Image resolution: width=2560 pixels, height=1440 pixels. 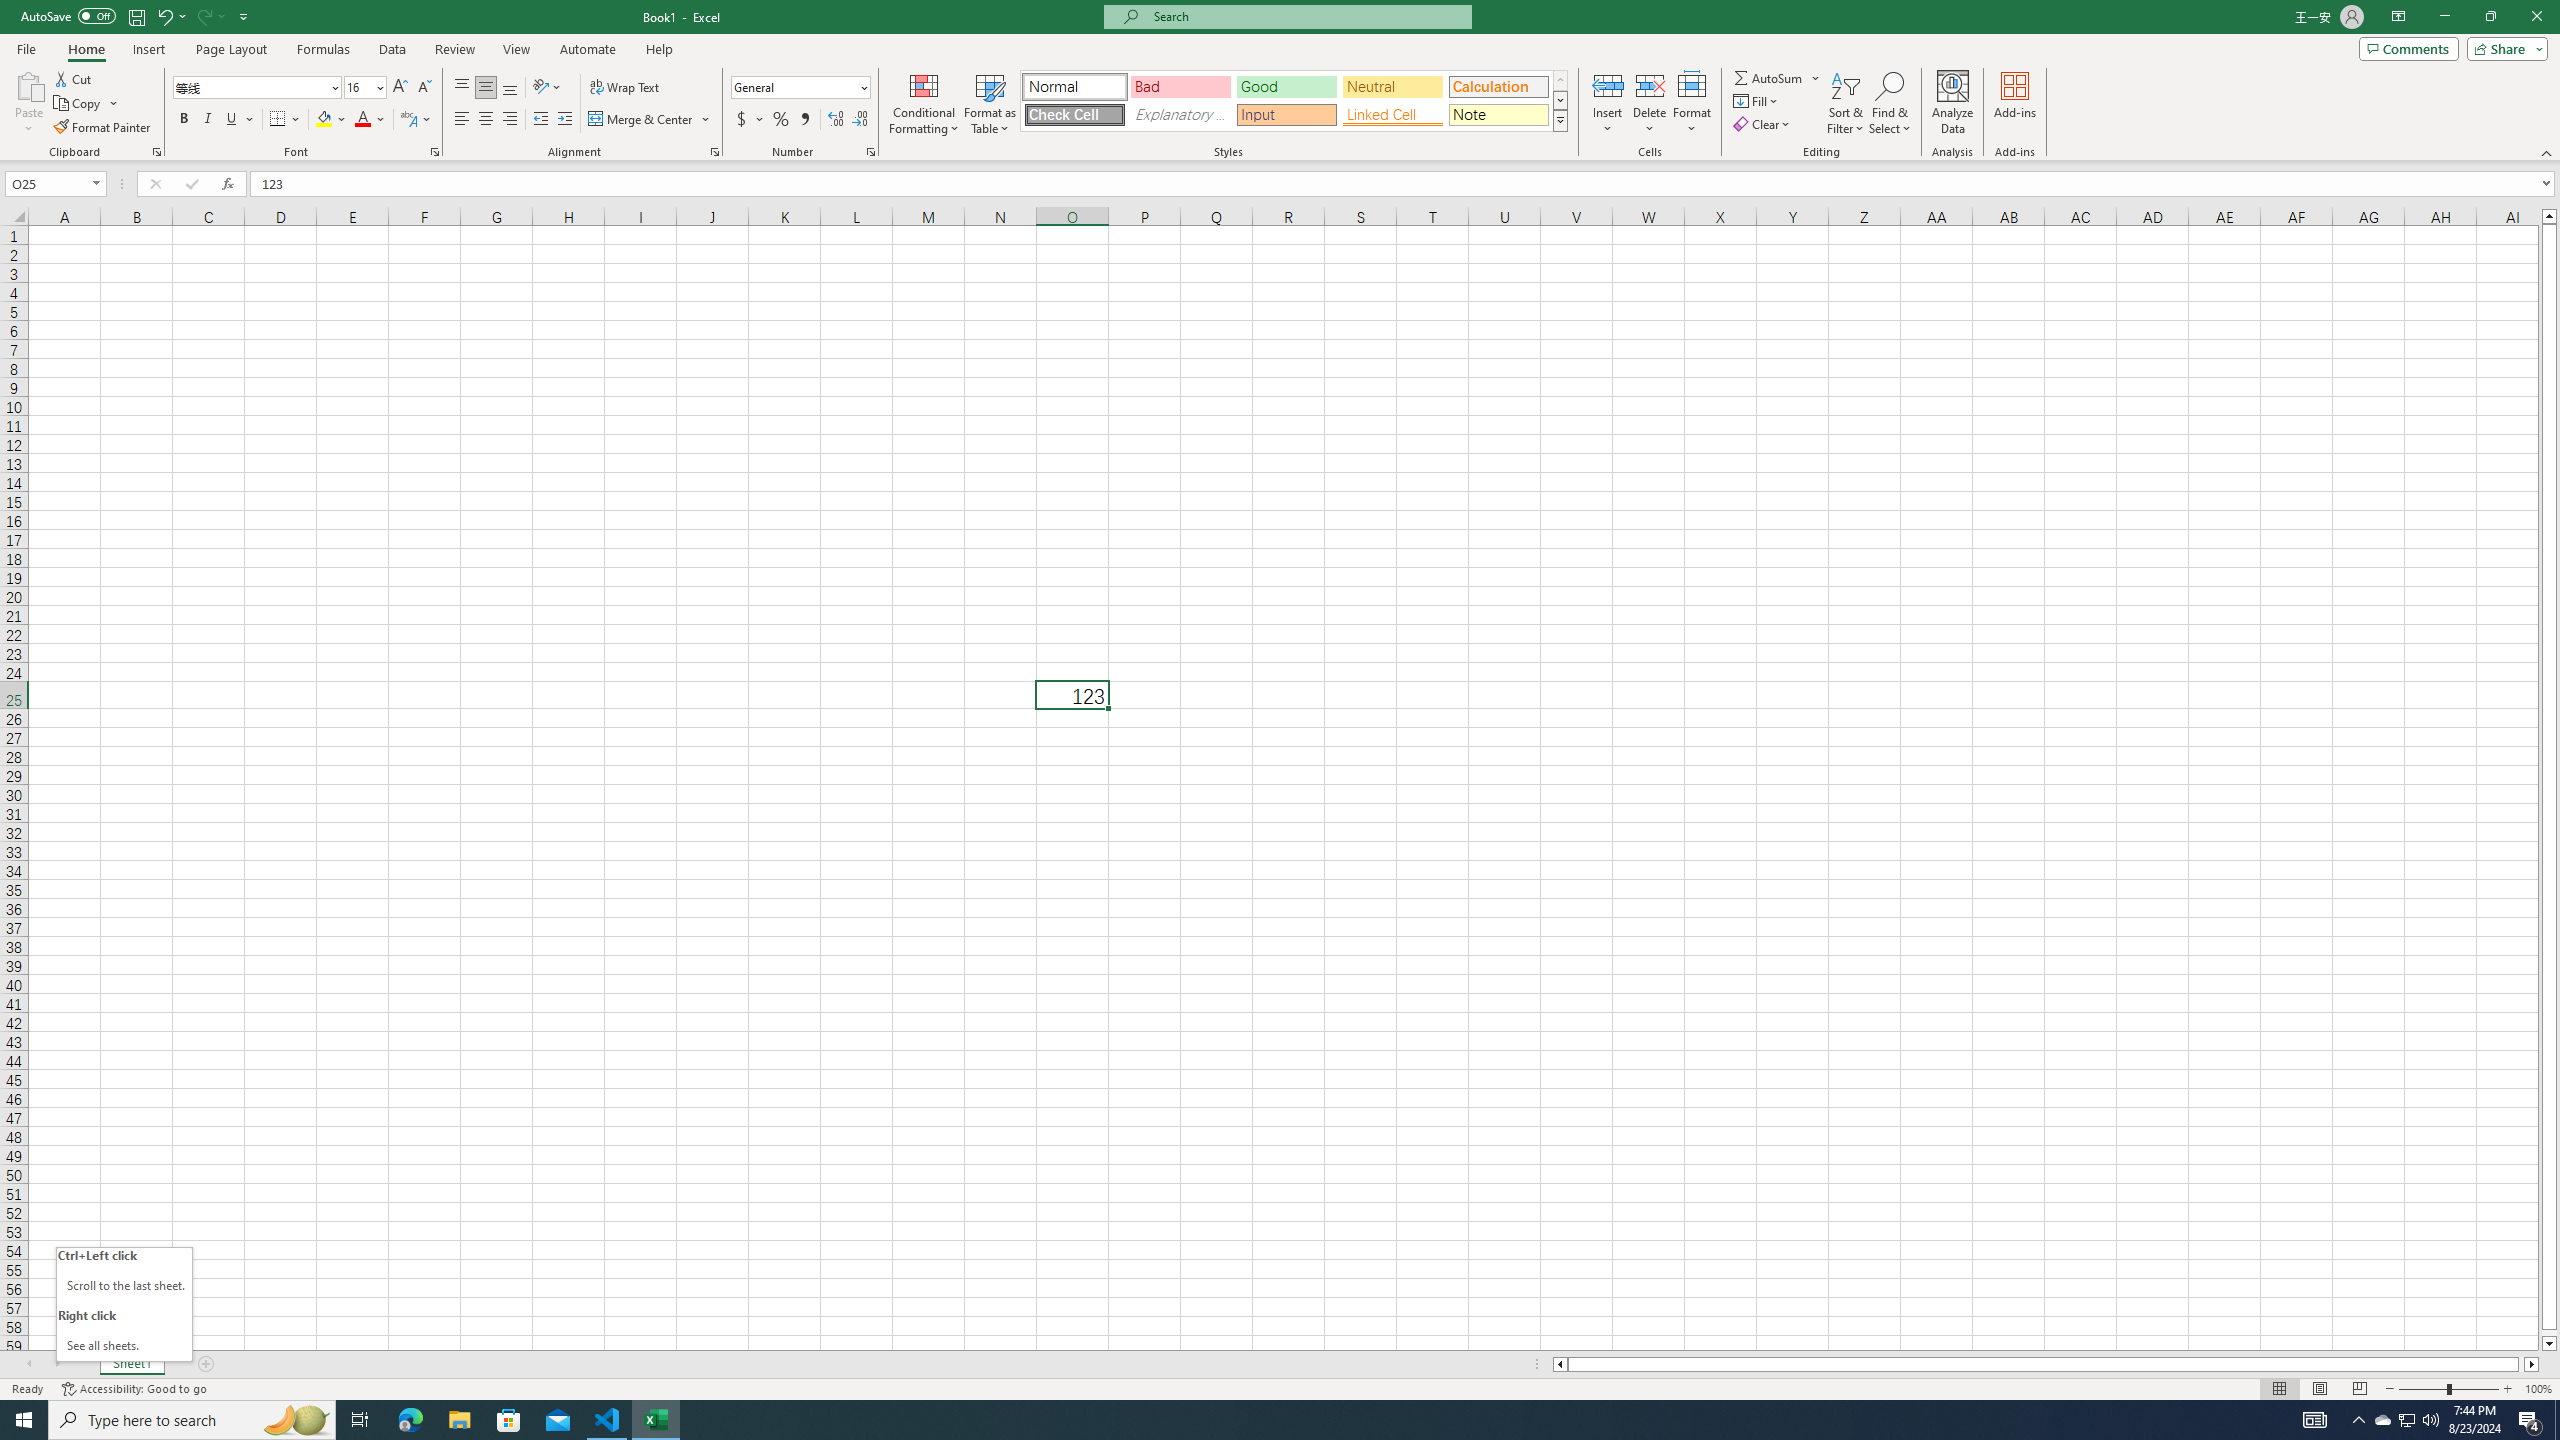 What do you see at coordinates (794, 87) in the screenshot?
I see `'Number Format'` at bounding box center [794, 87].